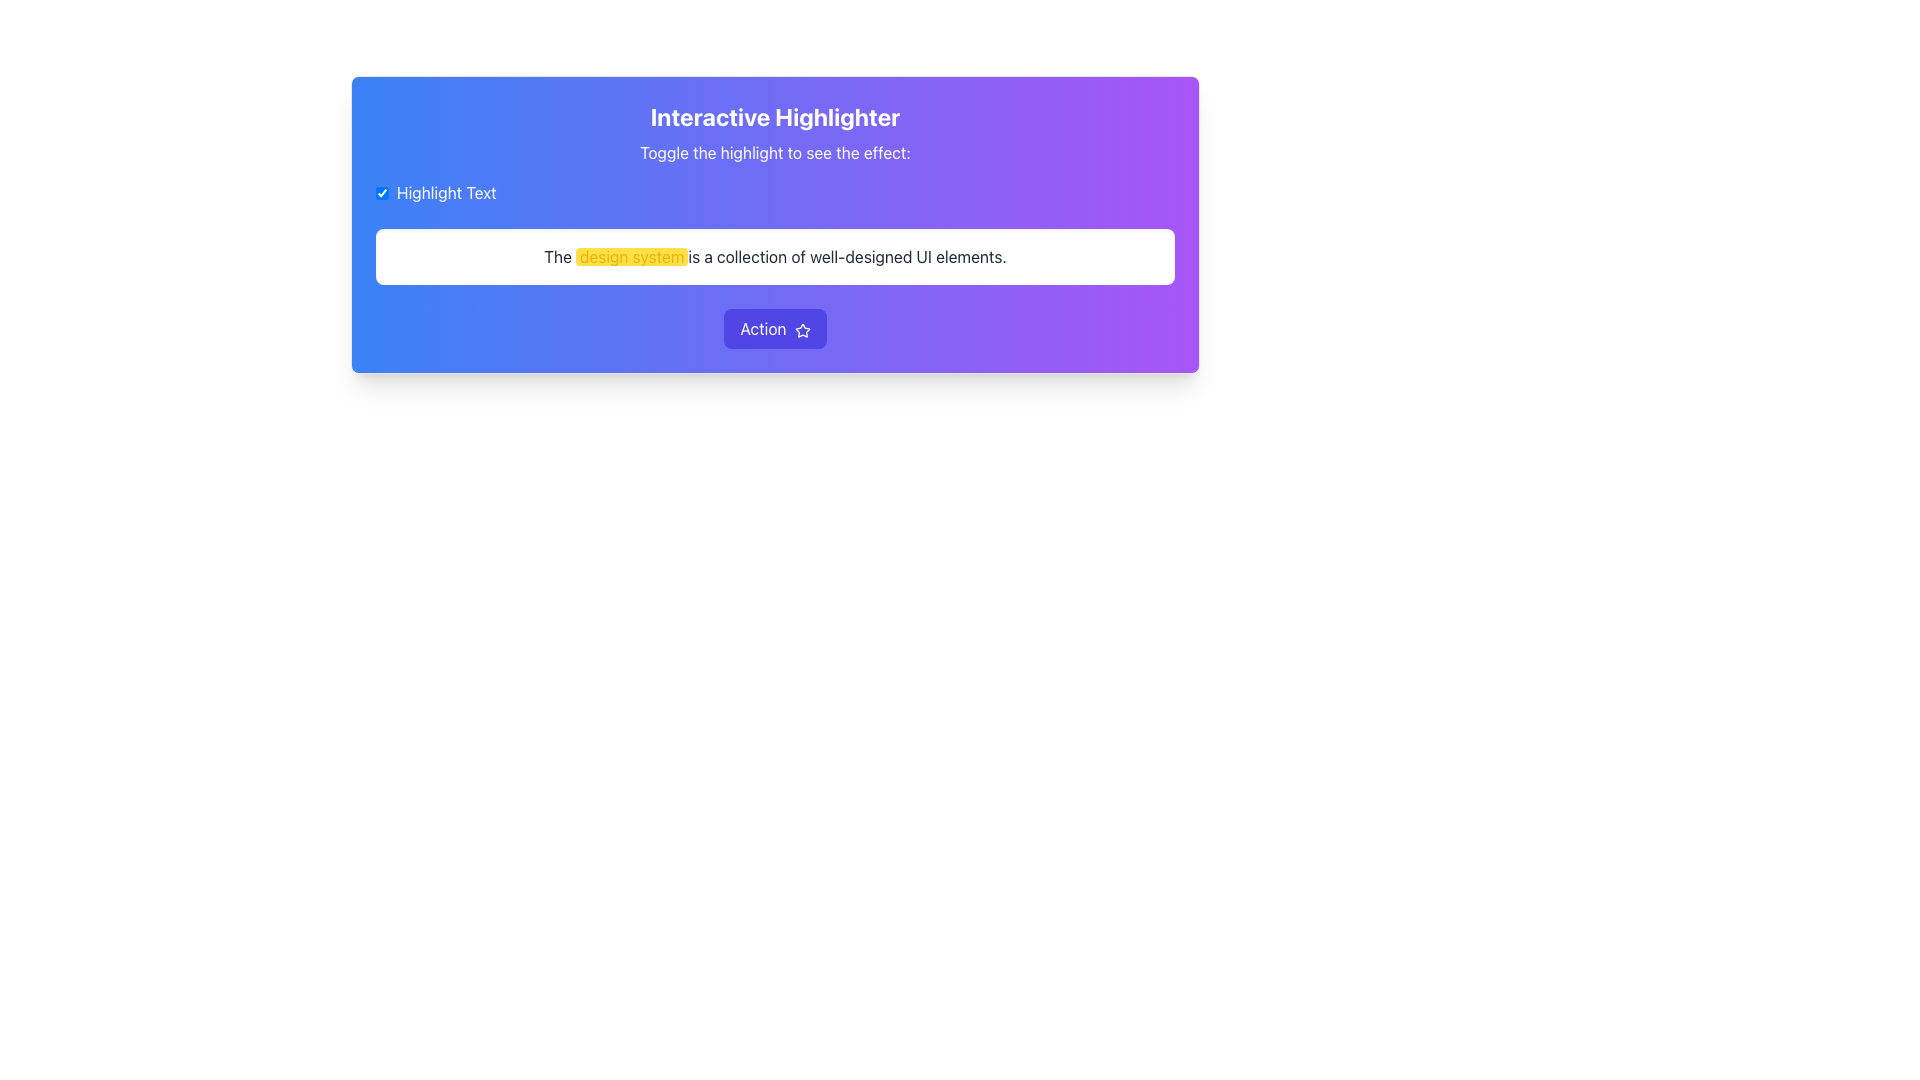 Image resolution: width=1920 pixels, height=1080 pixels. Describe the element at coordinates (382, 192) in the screenshot. I see `the checkbox located` at that location.